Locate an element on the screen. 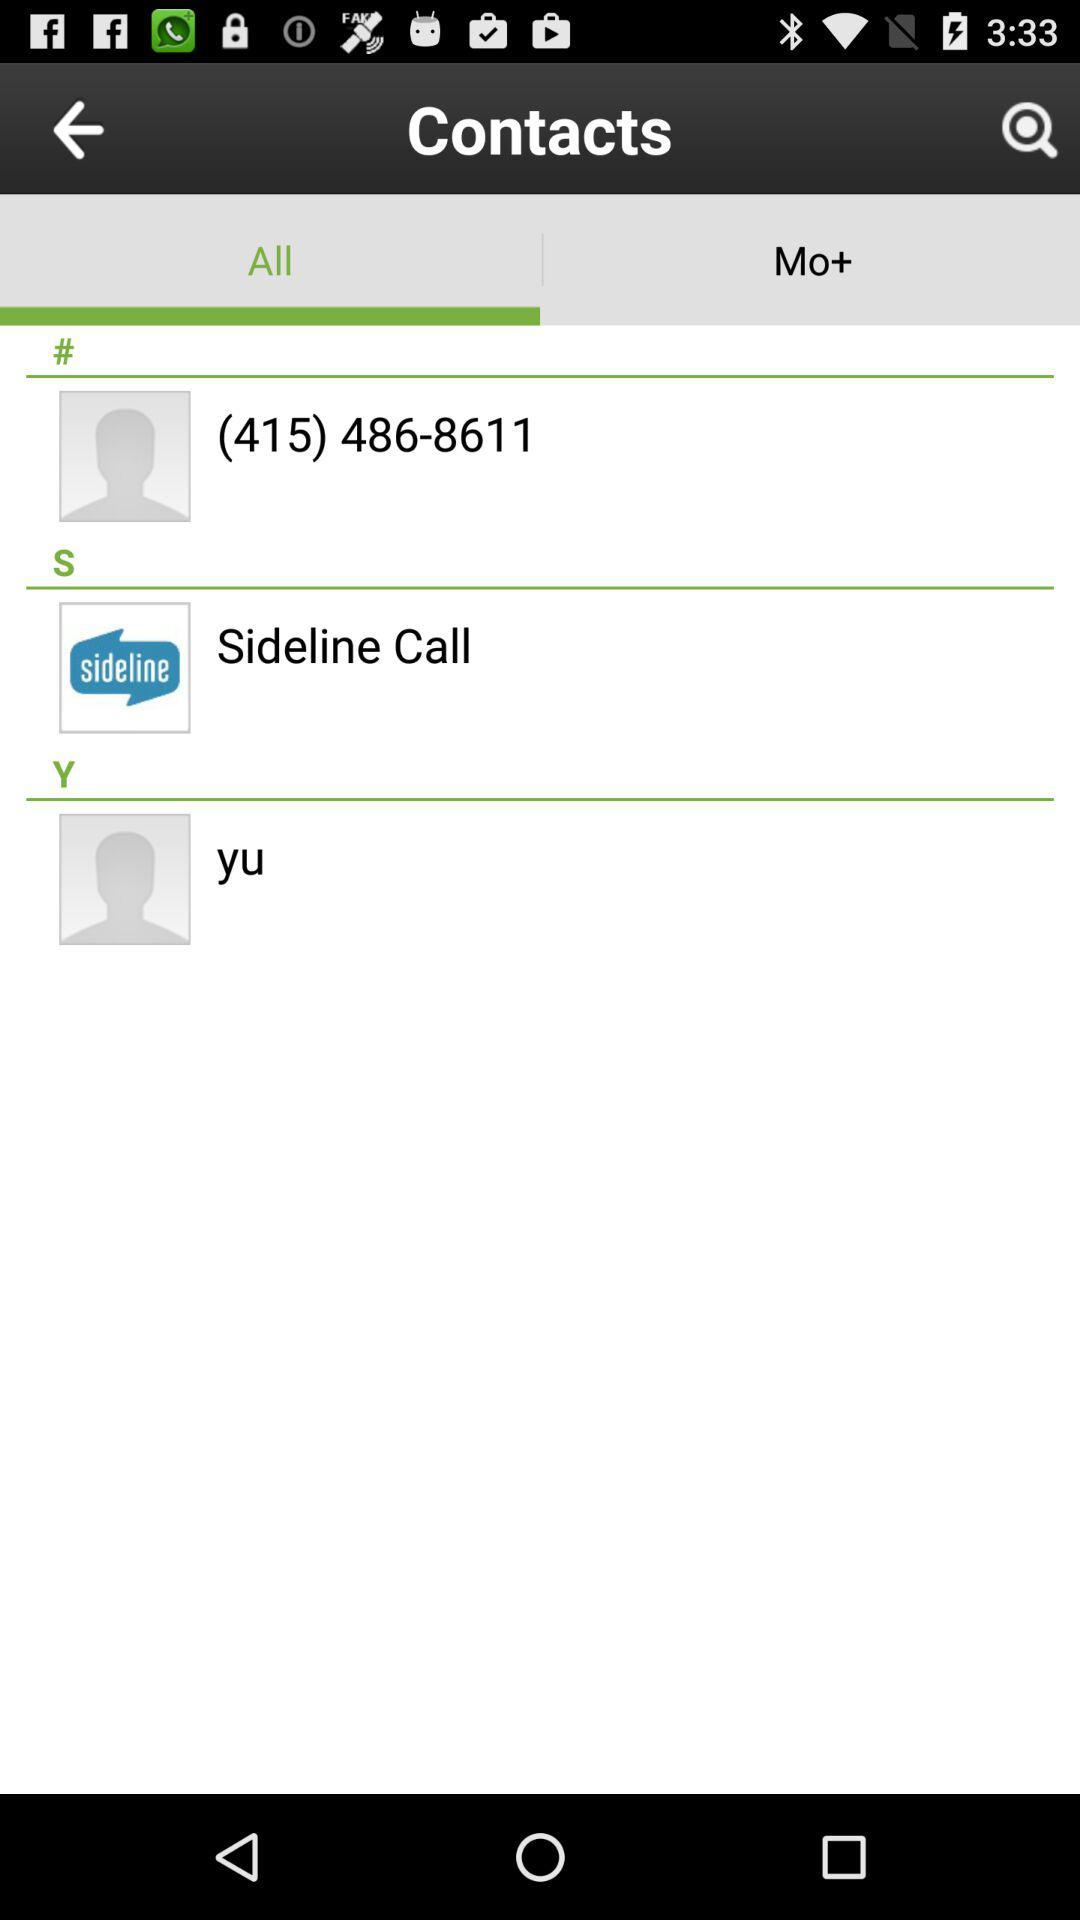 The height and width of the screenshot is (1920, 1080). item to the right of contacts icon is located at coordinates (1028, 127).